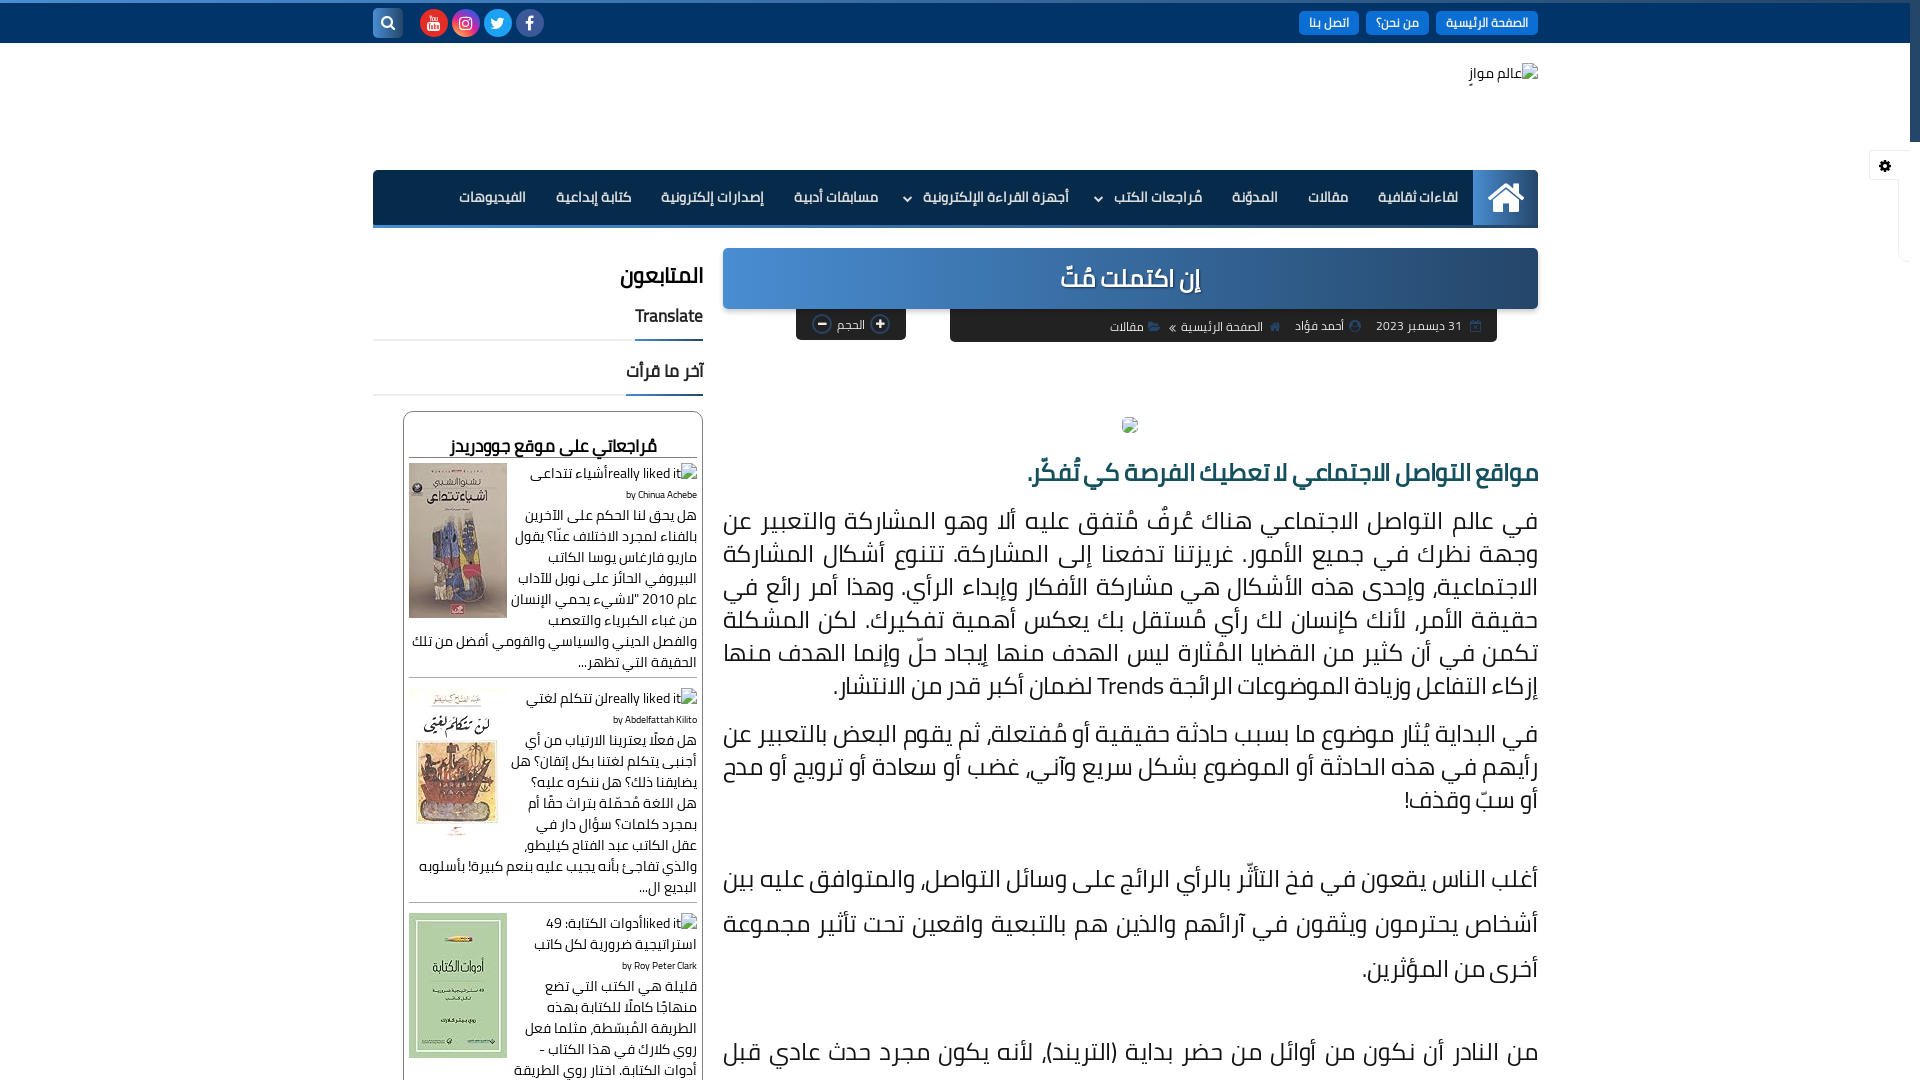 The image size is (1920, 1080). Describe the element at coordinates (668, 922) in the screenshot. I see `'liked it'` at that location.